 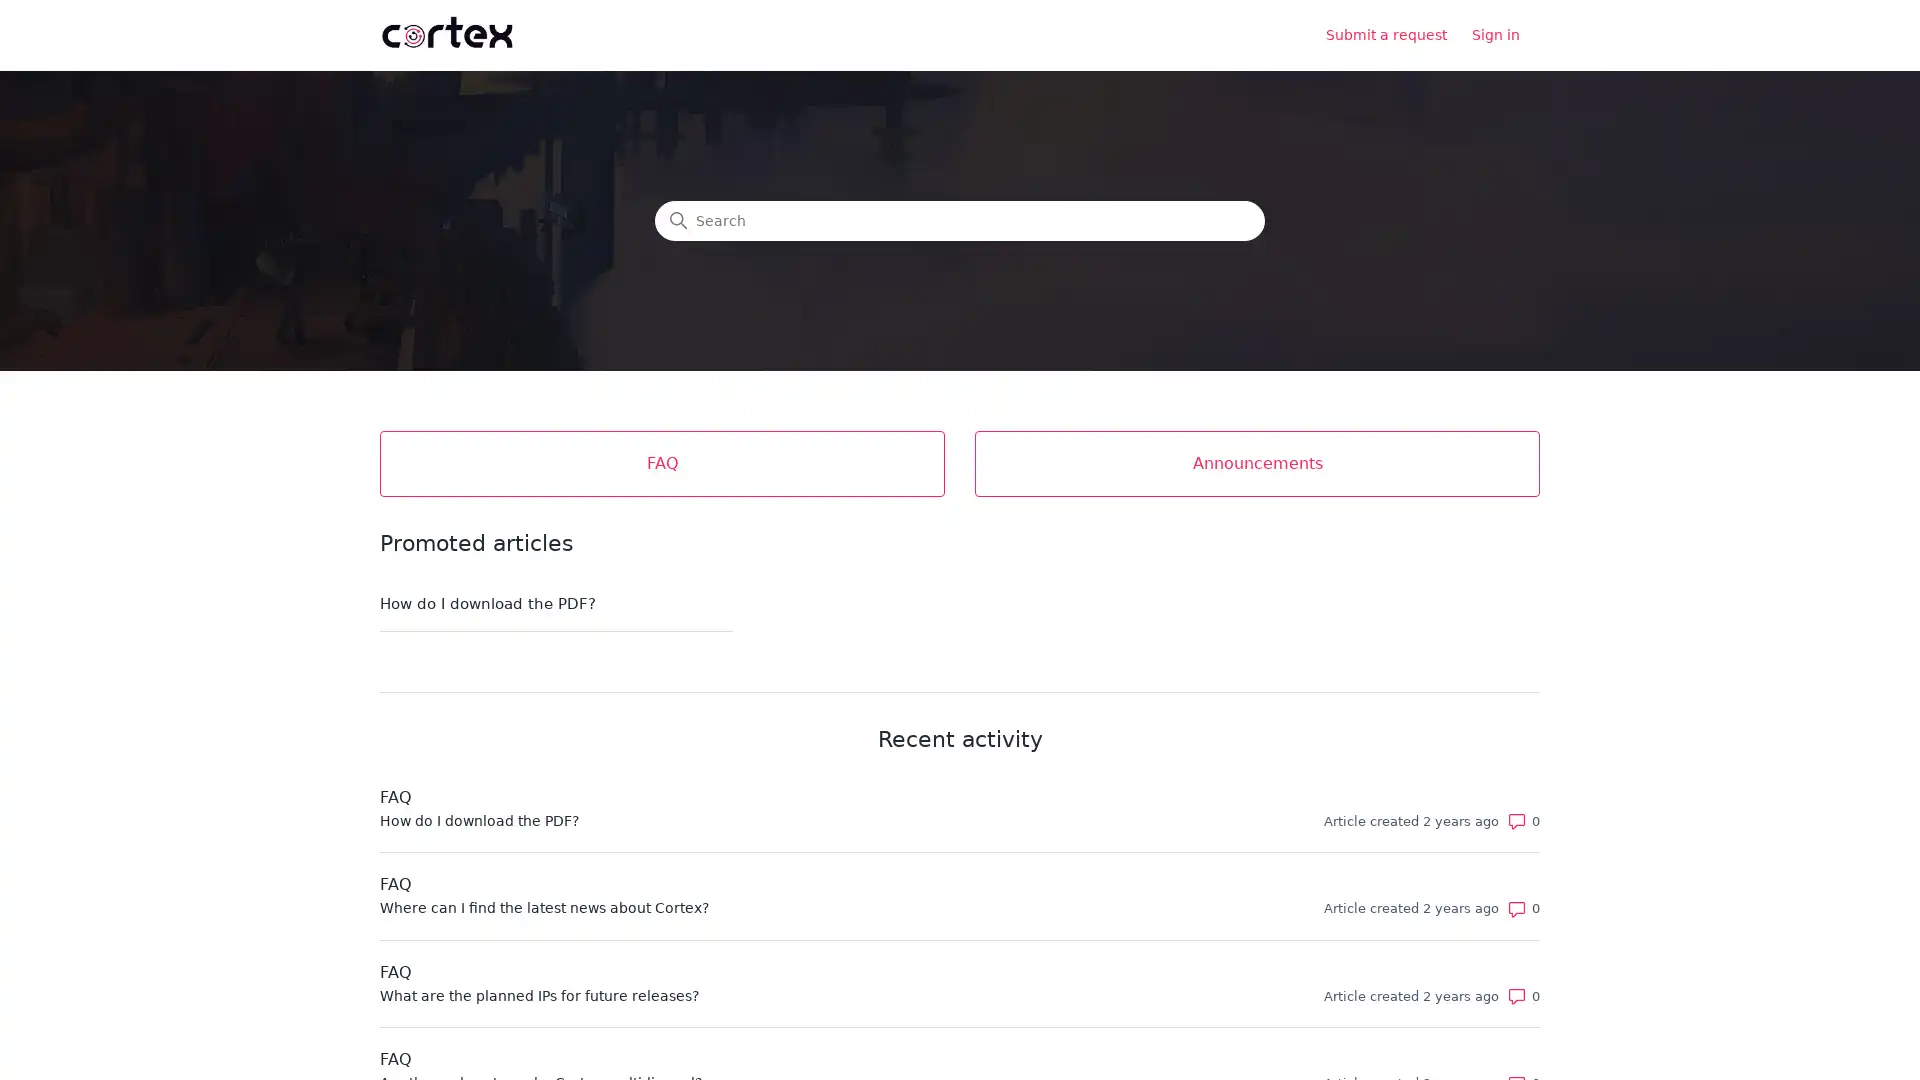 What do you see at coordinates (1506, 35) in the screenshot?
I see `Sign in` at bounding box center [1506, 35].